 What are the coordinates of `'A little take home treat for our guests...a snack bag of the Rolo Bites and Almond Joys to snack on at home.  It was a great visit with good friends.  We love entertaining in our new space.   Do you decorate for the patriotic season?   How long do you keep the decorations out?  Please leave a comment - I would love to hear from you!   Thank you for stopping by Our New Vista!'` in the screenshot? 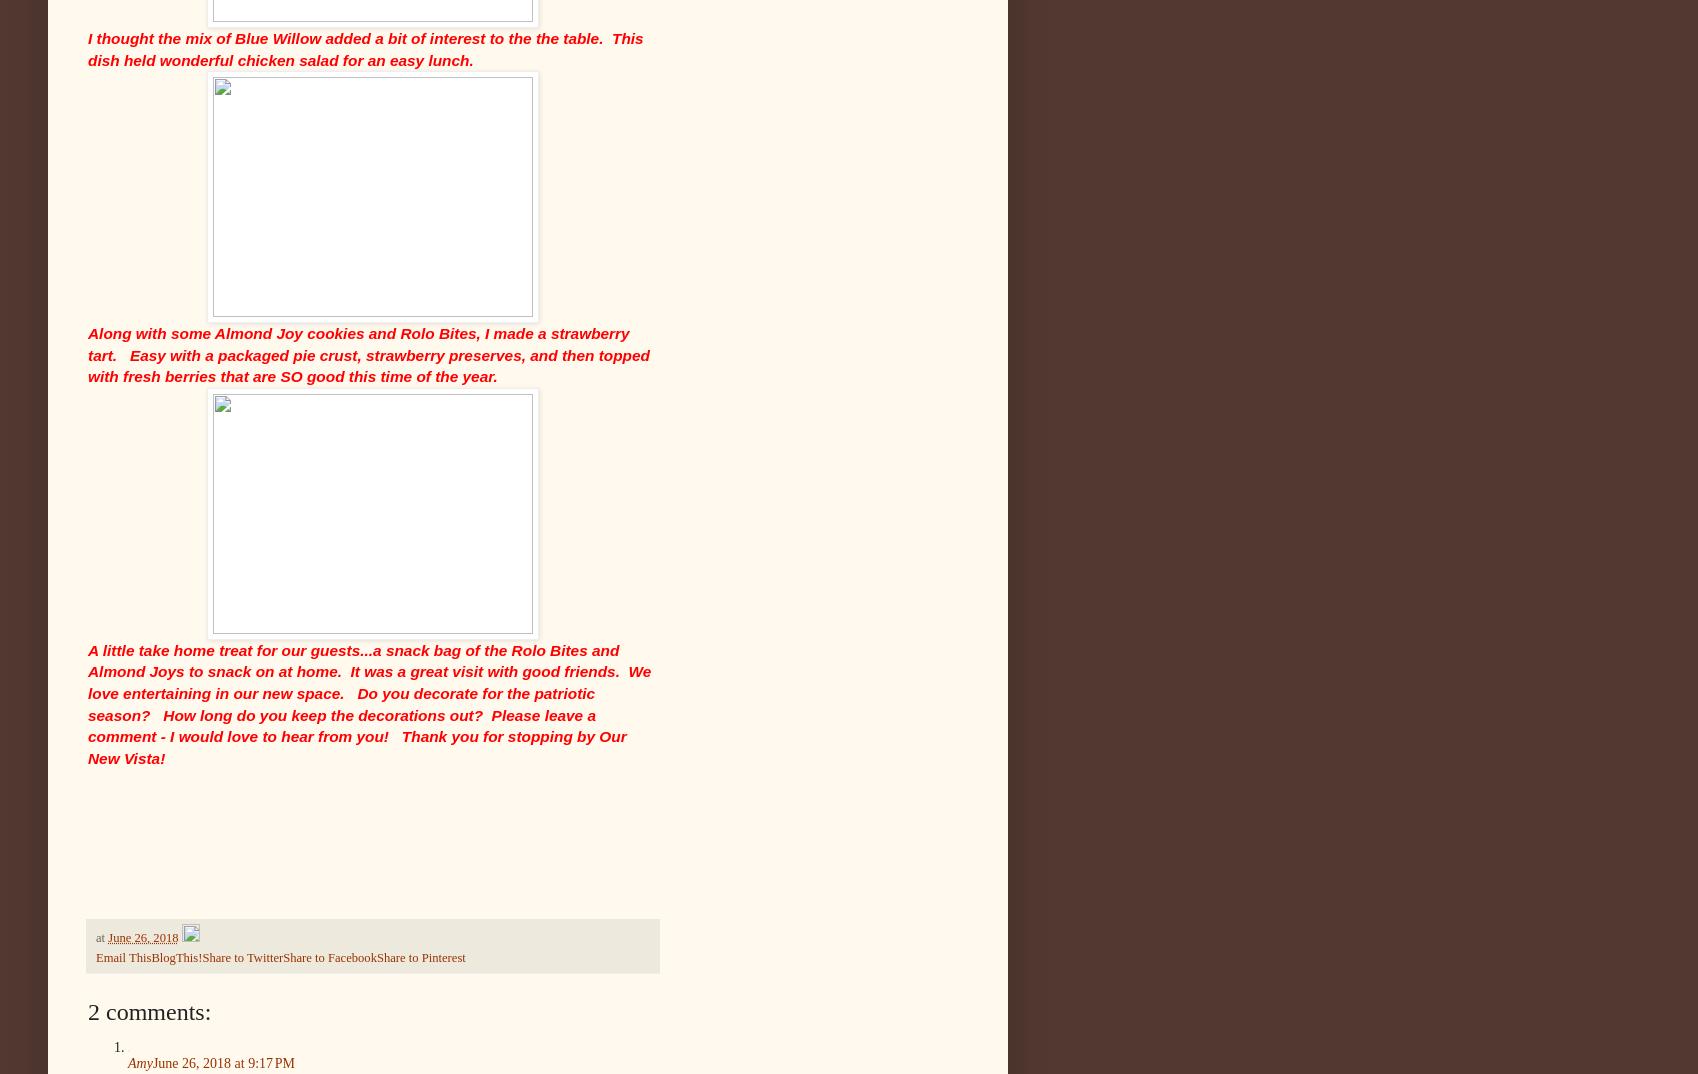 It's located at (369, 703).